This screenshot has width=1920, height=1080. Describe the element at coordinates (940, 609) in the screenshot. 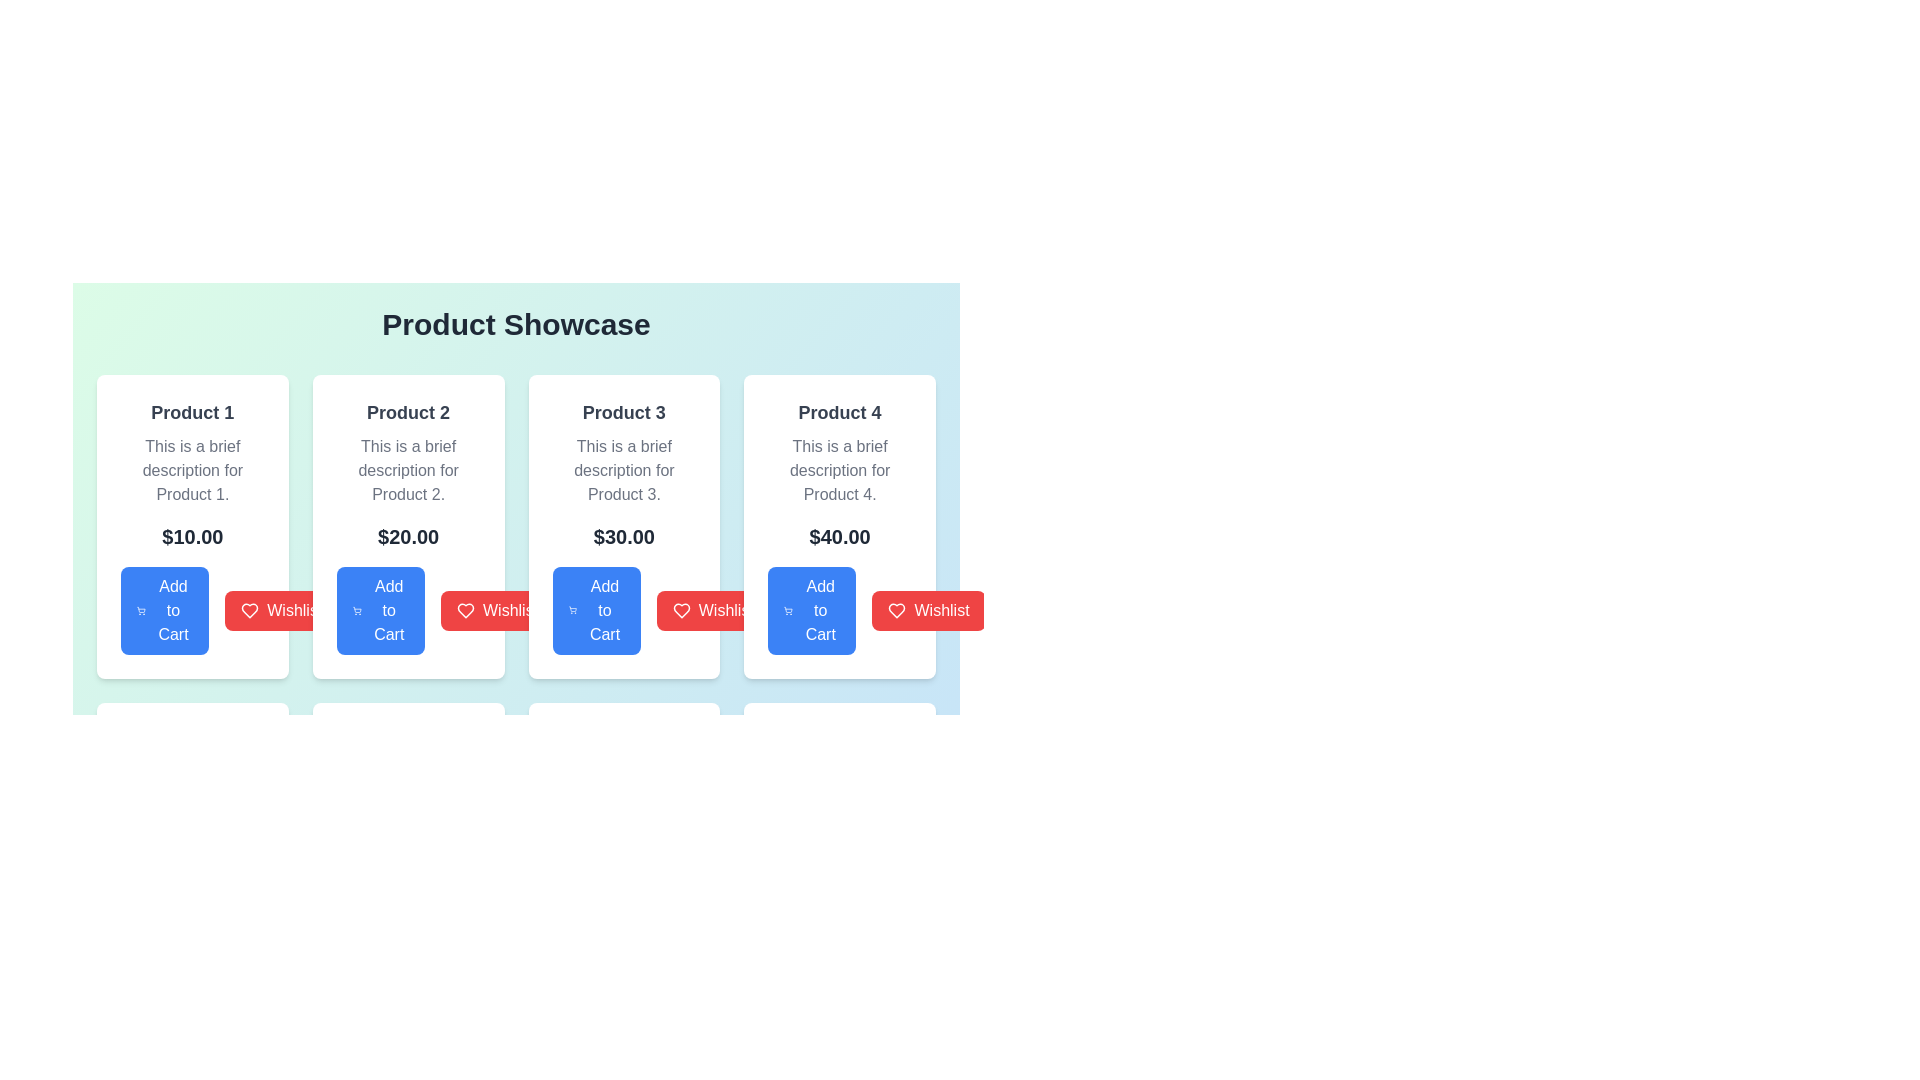

I see `text label indicating the purpose of the button for adding the associated product to the user's wishlist, located under the 'Product 4' card in the 'Product Showcase' section, to the right of a heart-shaped icon` at that location.